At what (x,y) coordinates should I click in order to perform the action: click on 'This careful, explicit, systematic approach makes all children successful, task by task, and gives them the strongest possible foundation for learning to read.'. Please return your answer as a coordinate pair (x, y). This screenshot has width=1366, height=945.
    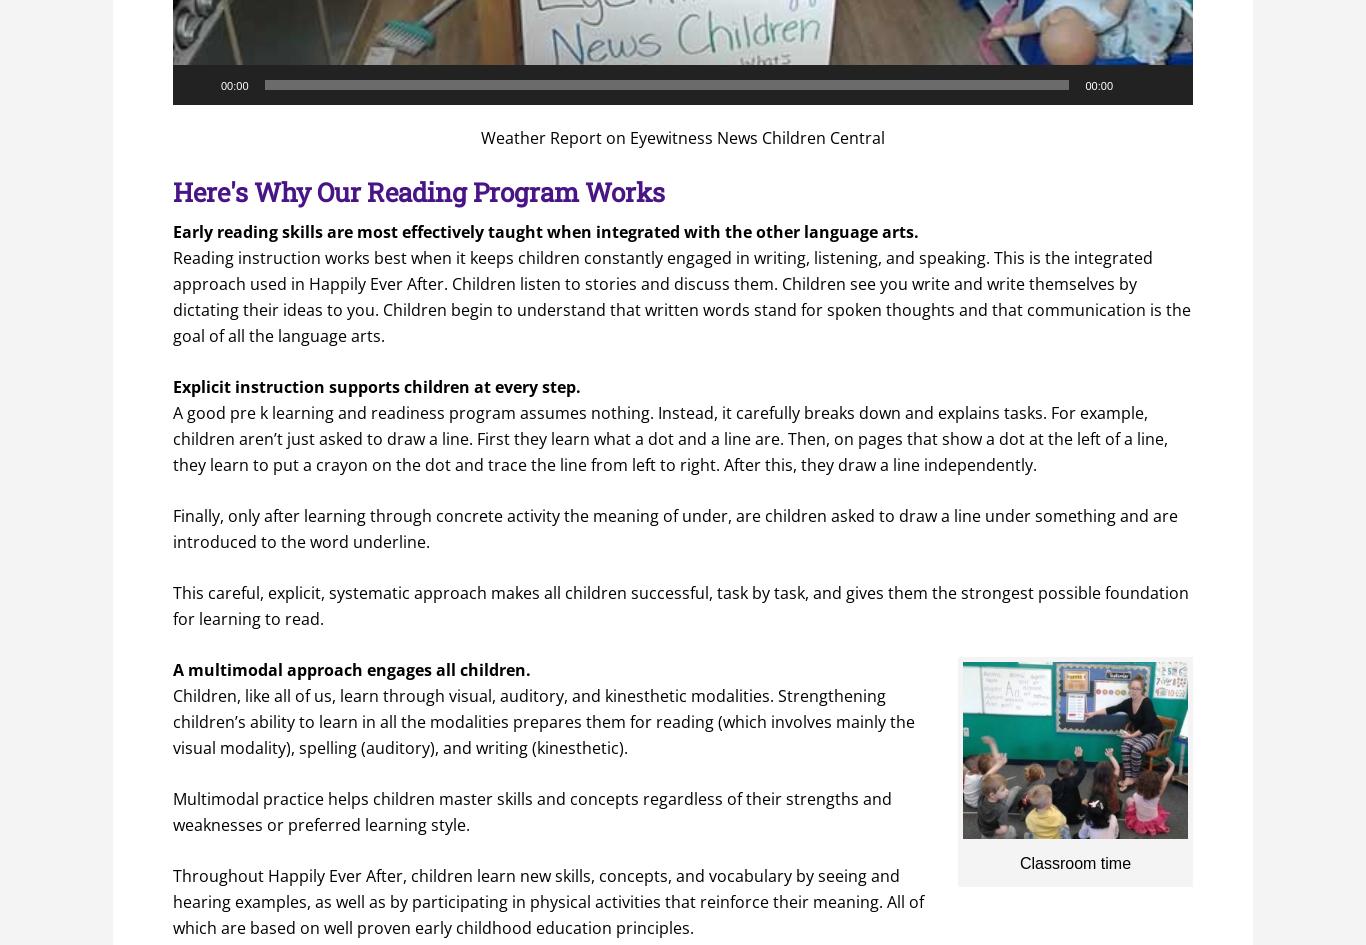
    Looking at the image, I should click on (679, 604).